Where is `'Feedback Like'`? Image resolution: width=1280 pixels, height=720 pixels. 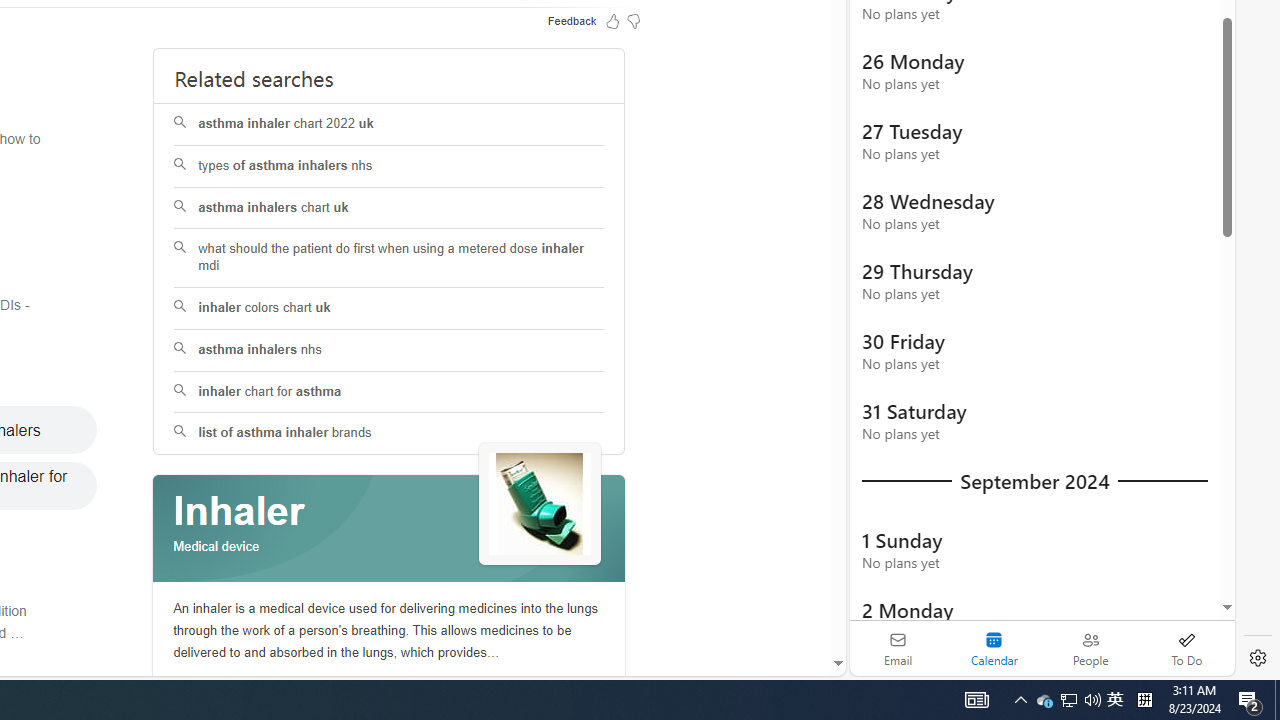 'Feedback Like' is located at coordinates (612, 20).